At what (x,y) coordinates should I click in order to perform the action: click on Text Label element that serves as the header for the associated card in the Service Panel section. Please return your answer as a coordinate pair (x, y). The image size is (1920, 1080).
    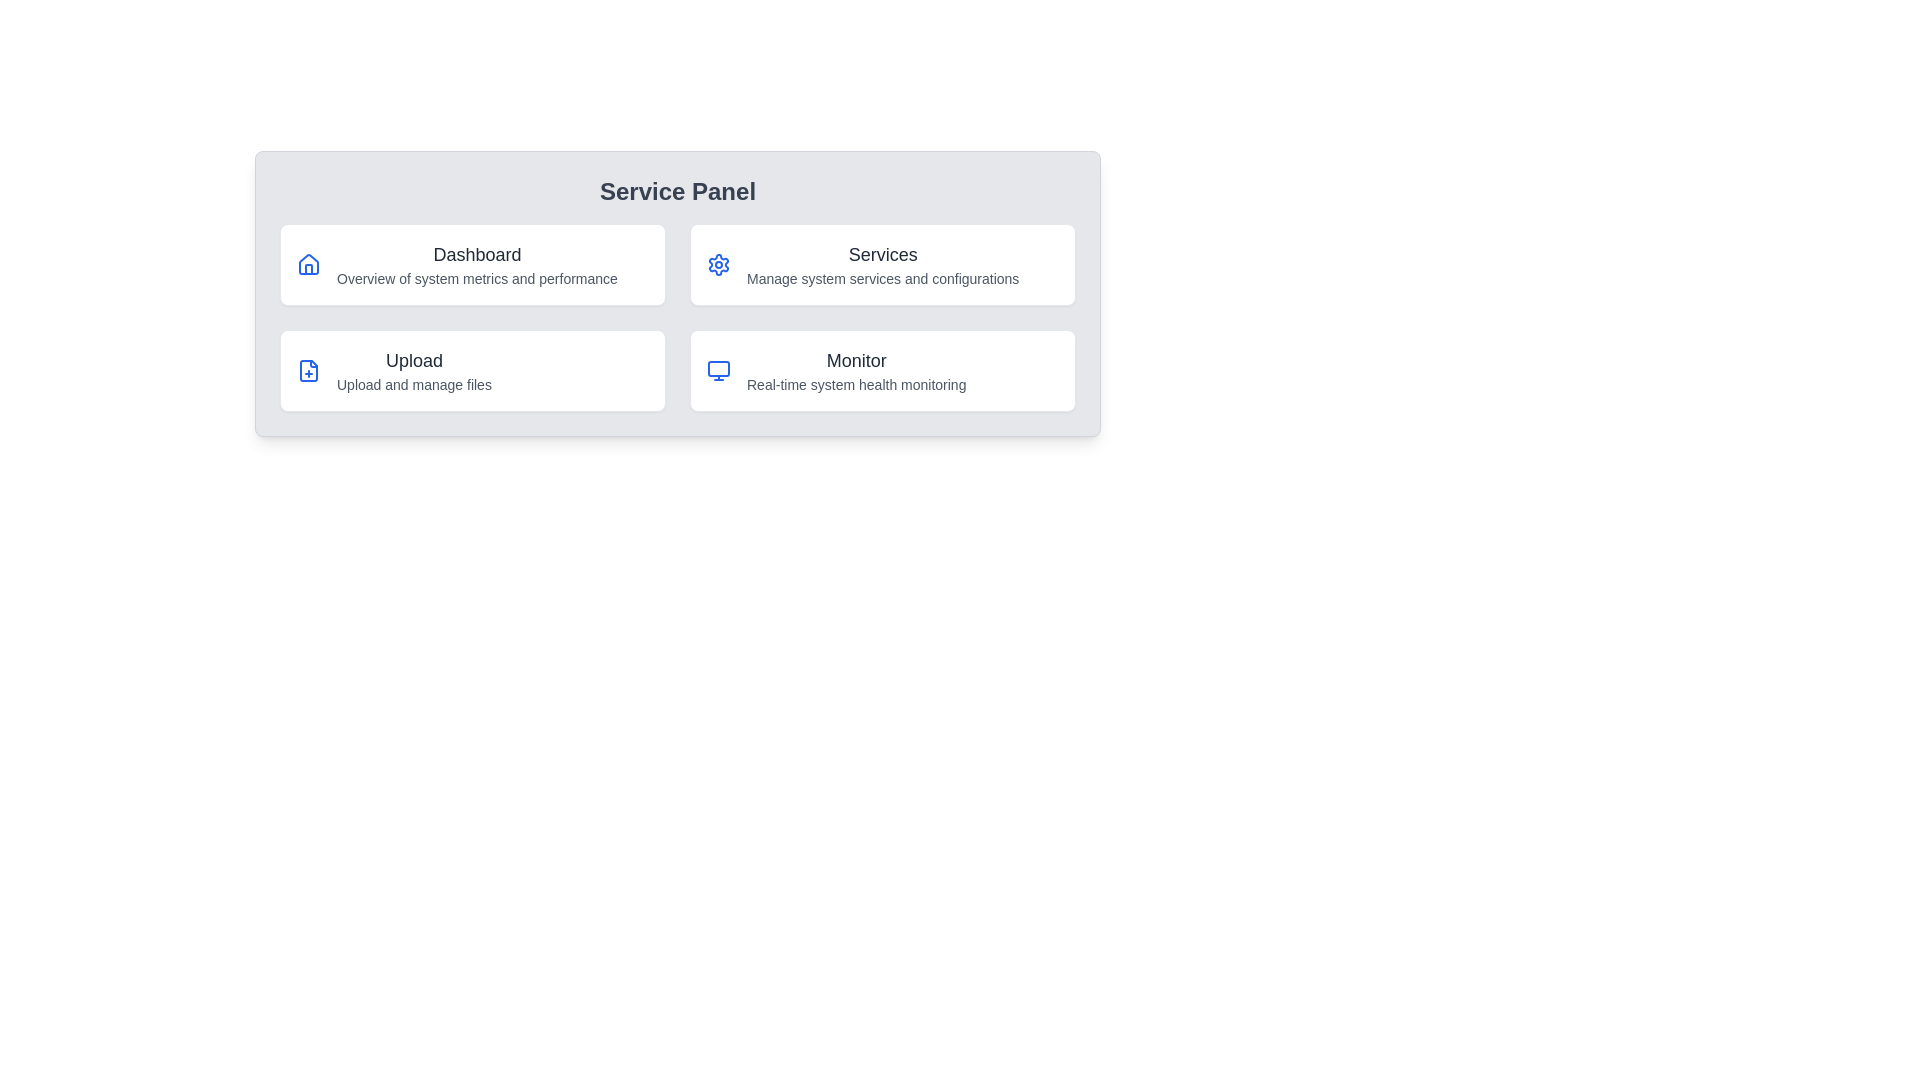
    Looking at the image, I should click on (476, 253).